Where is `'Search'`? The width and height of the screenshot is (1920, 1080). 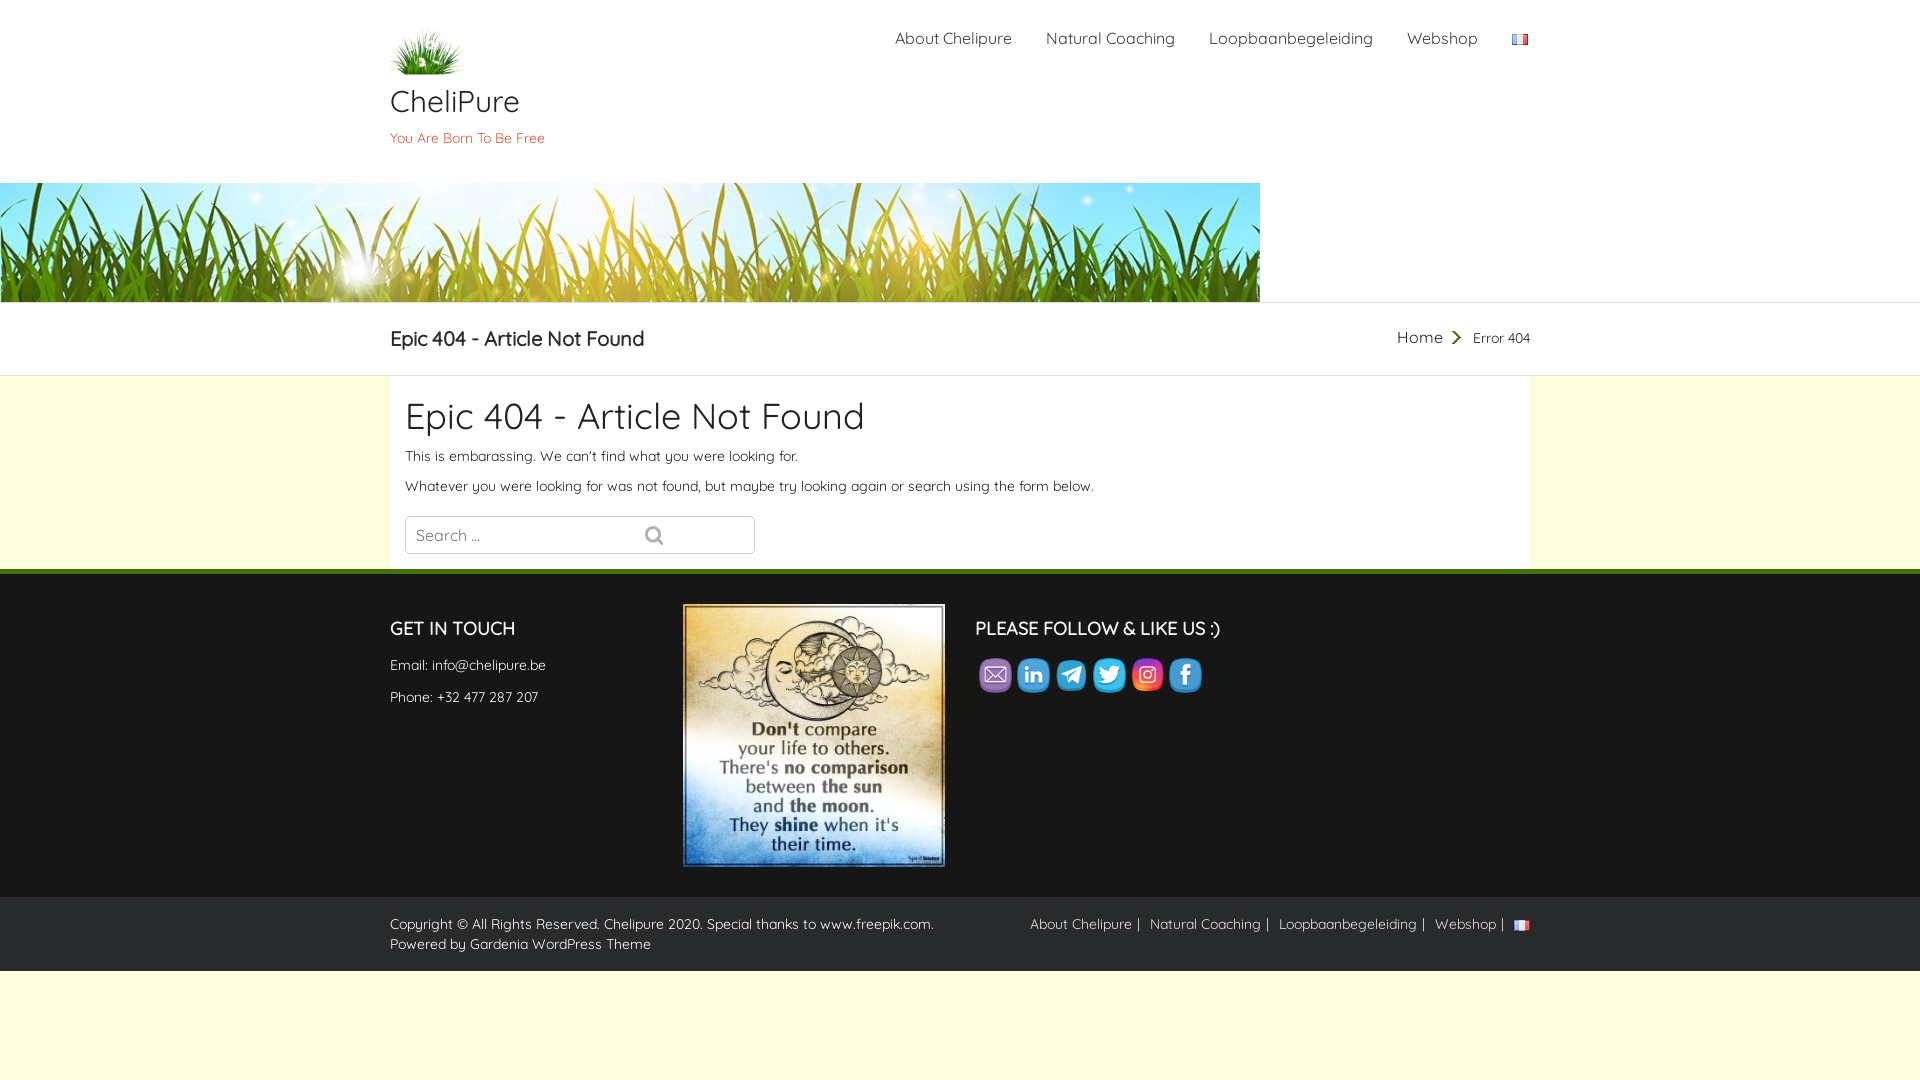
'Search' is located at coordinates (695, 535).